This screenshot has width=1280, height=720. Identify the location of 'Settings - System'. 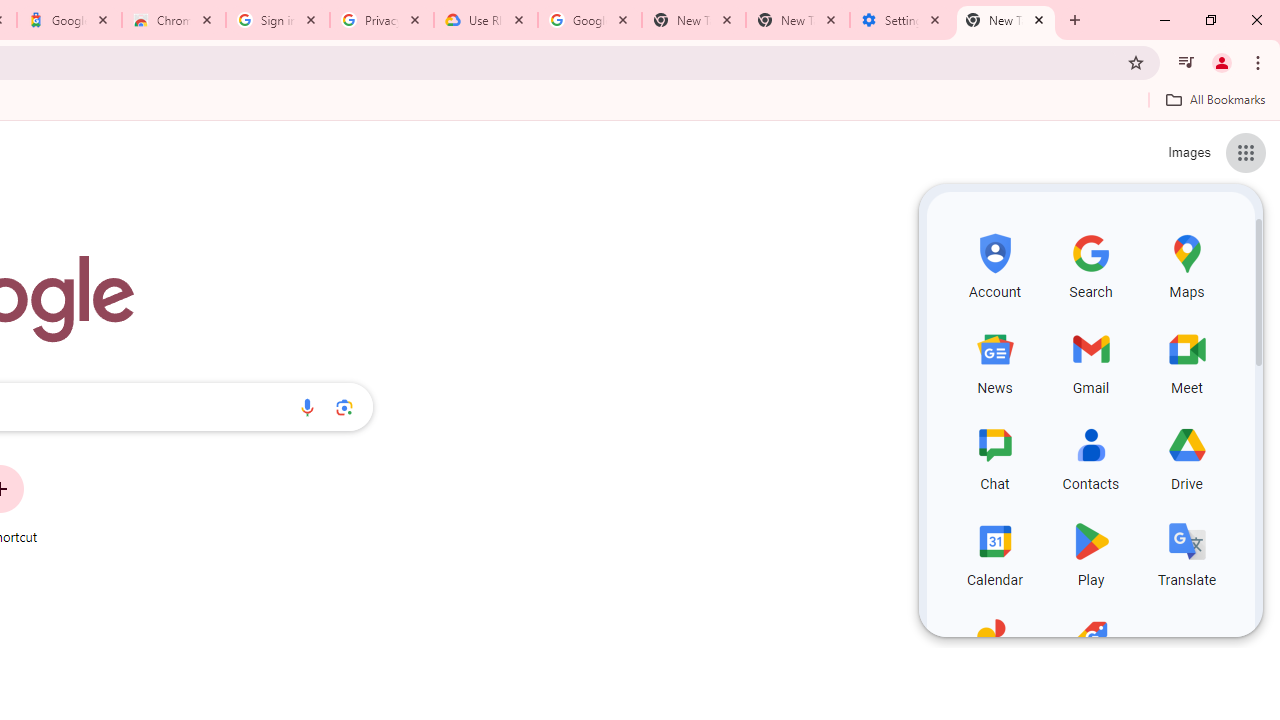
(900, 20).